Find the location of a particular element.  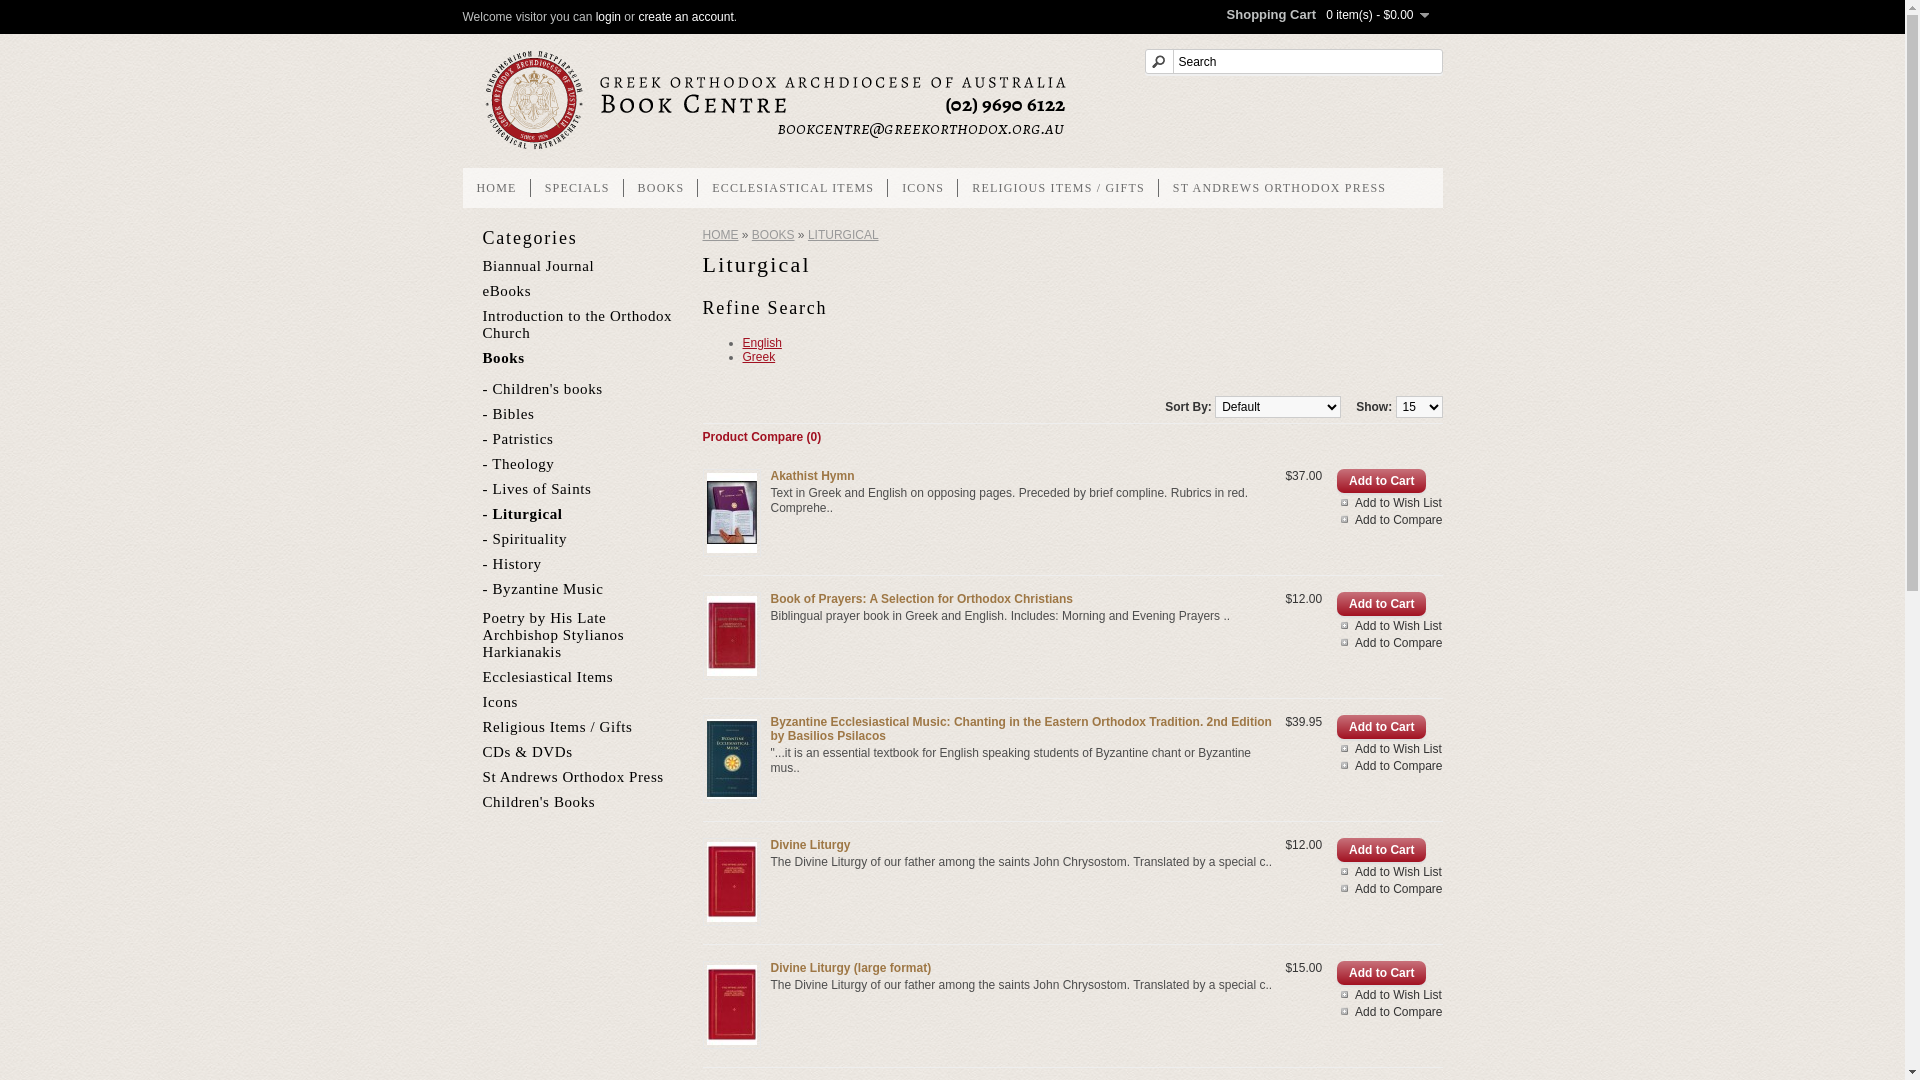

'CDs & DVDs' is located at coordinates (527, 752).